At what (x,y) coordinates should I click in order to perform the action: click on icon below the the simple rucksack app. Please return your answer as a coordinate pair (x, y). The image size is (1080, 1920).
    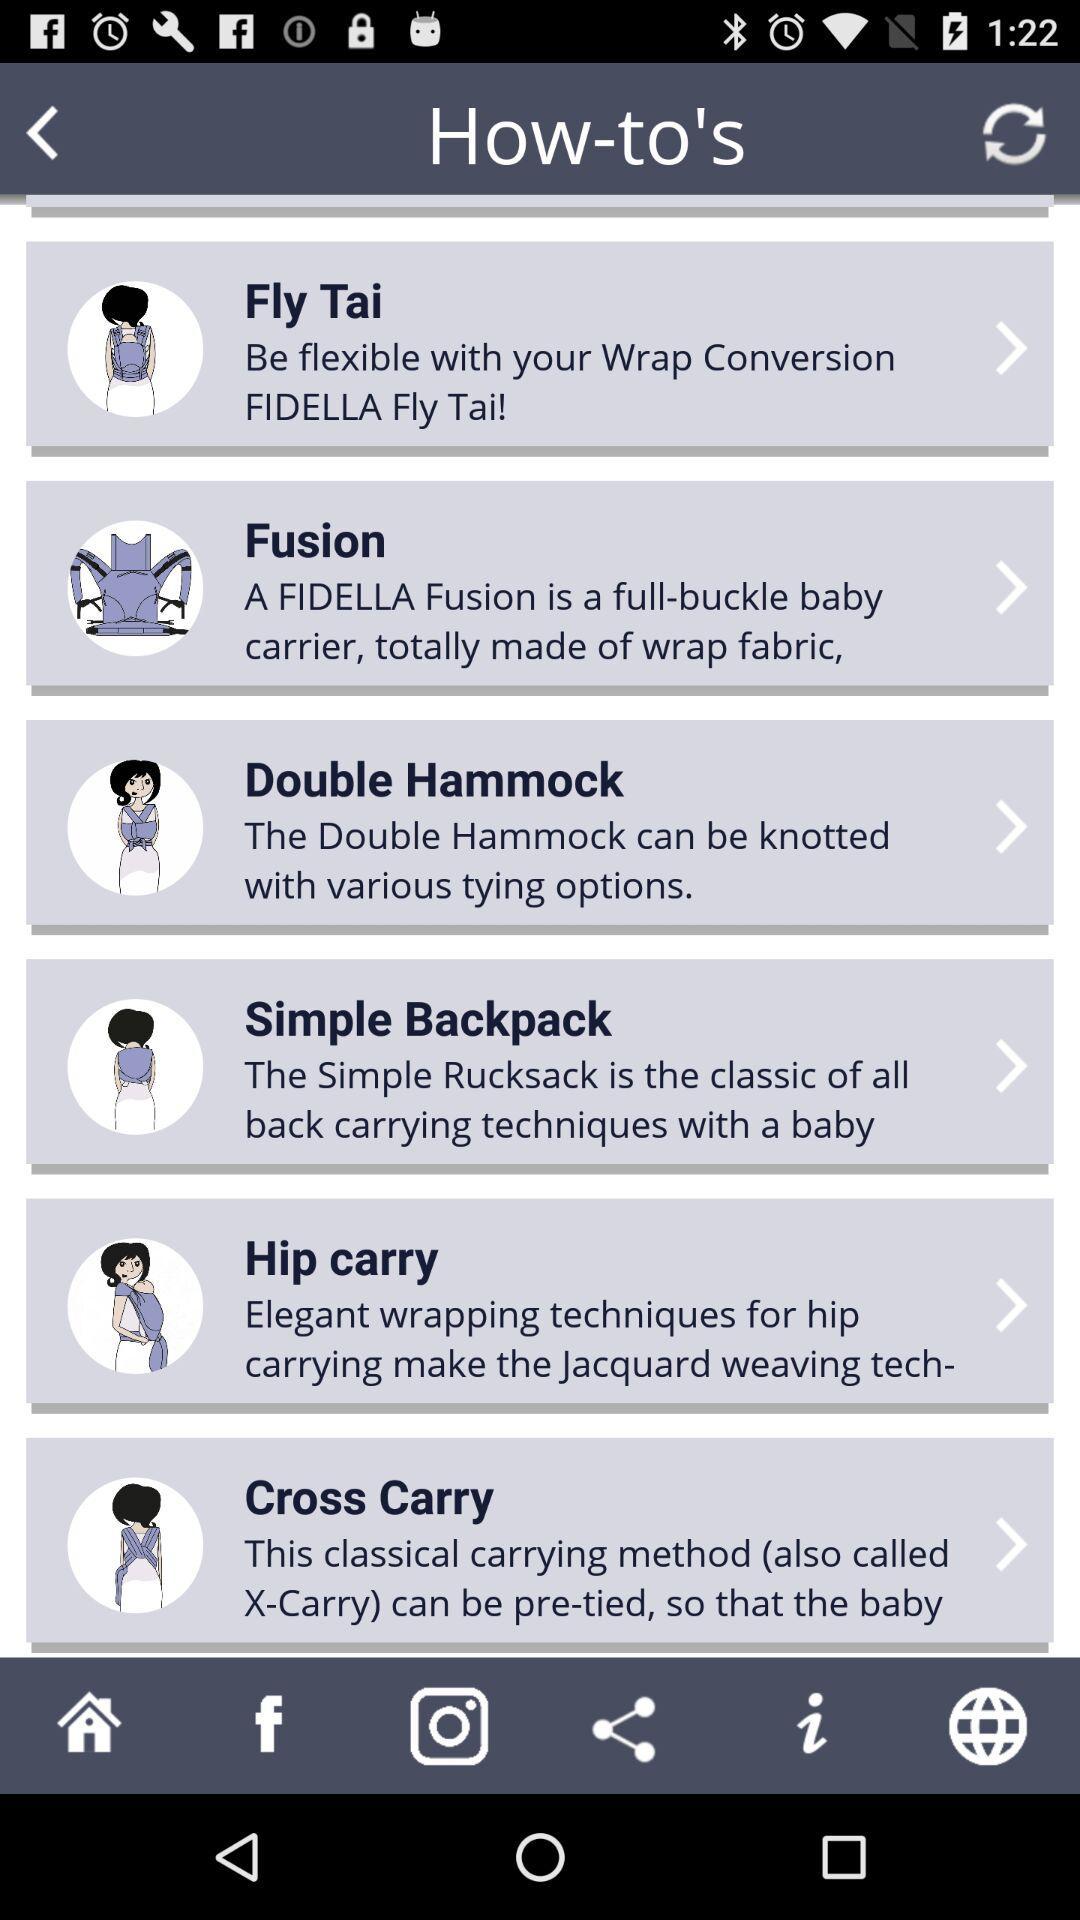
    Looking at the image, I should click on (340, 1255).